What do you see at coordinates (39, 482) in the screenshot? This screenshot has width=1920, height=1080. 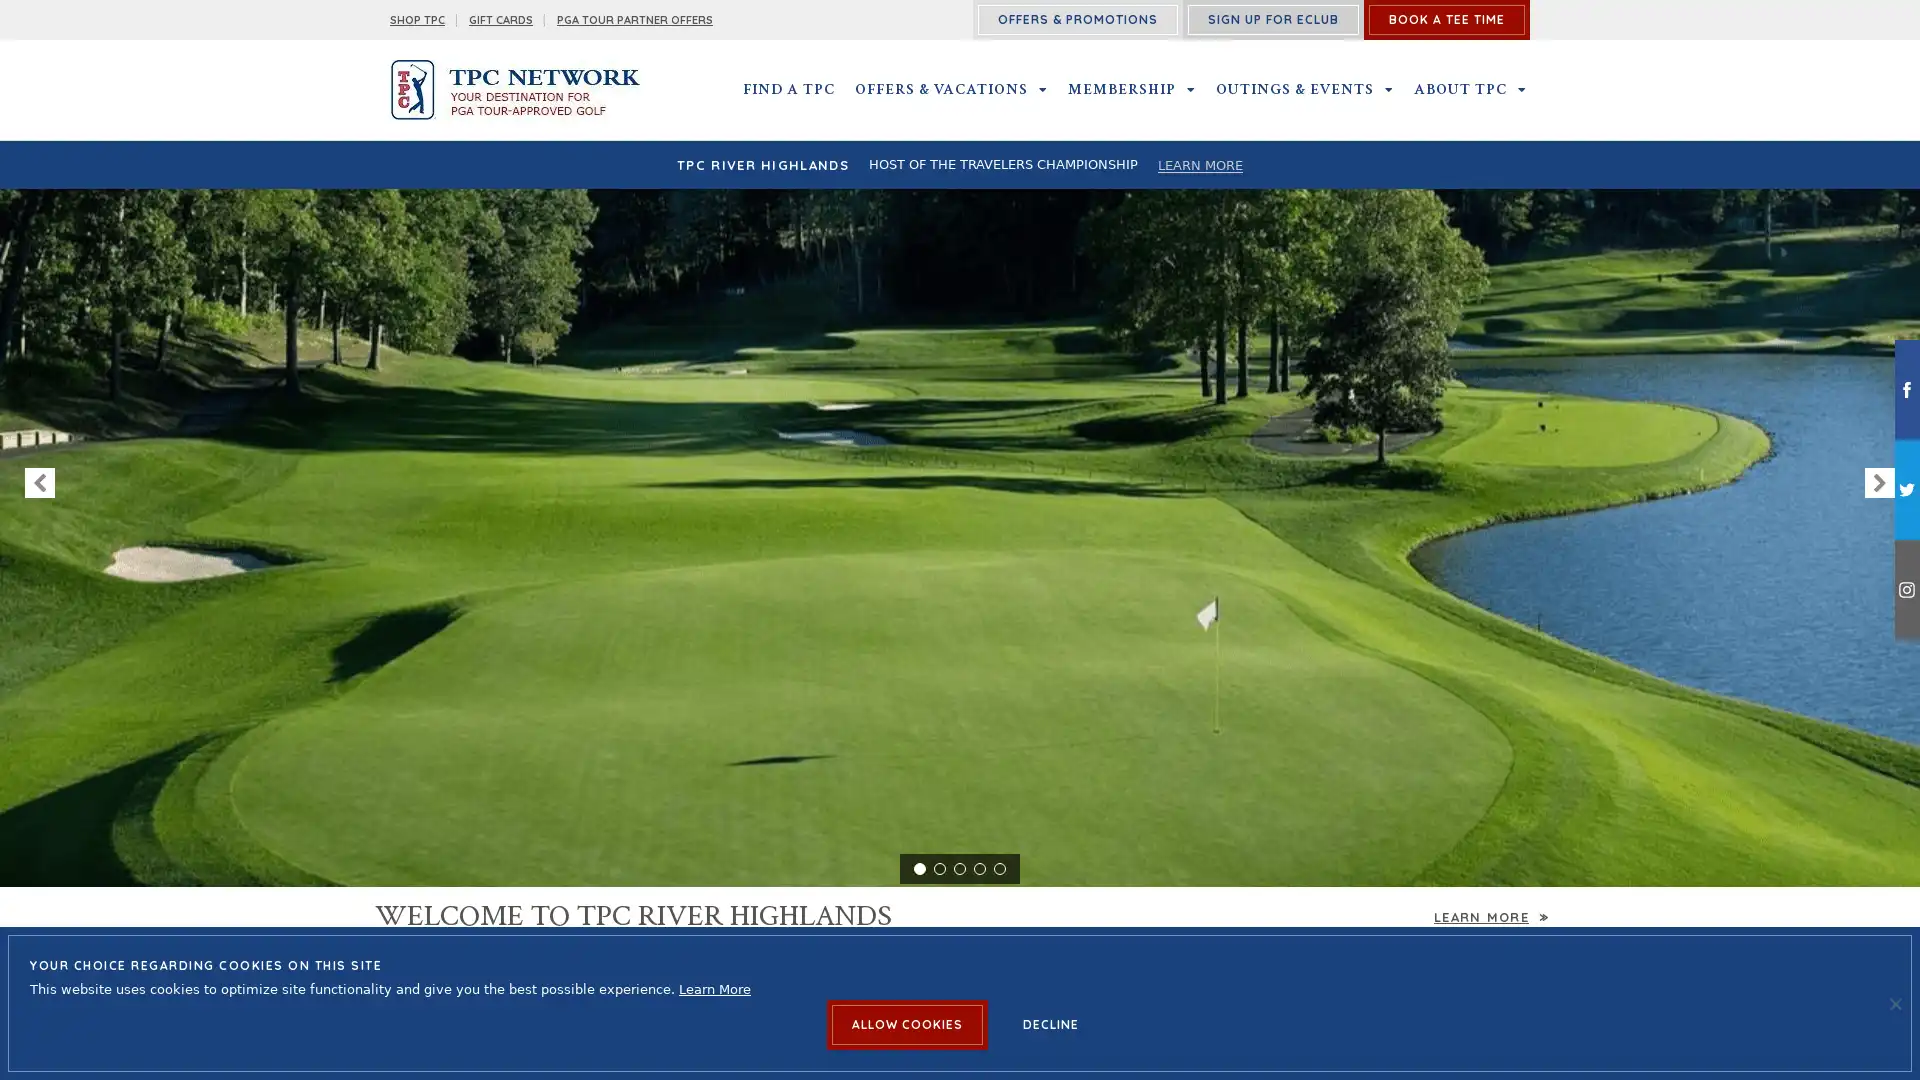 I see `PREVIOUS` at bounding box center [39, 482].